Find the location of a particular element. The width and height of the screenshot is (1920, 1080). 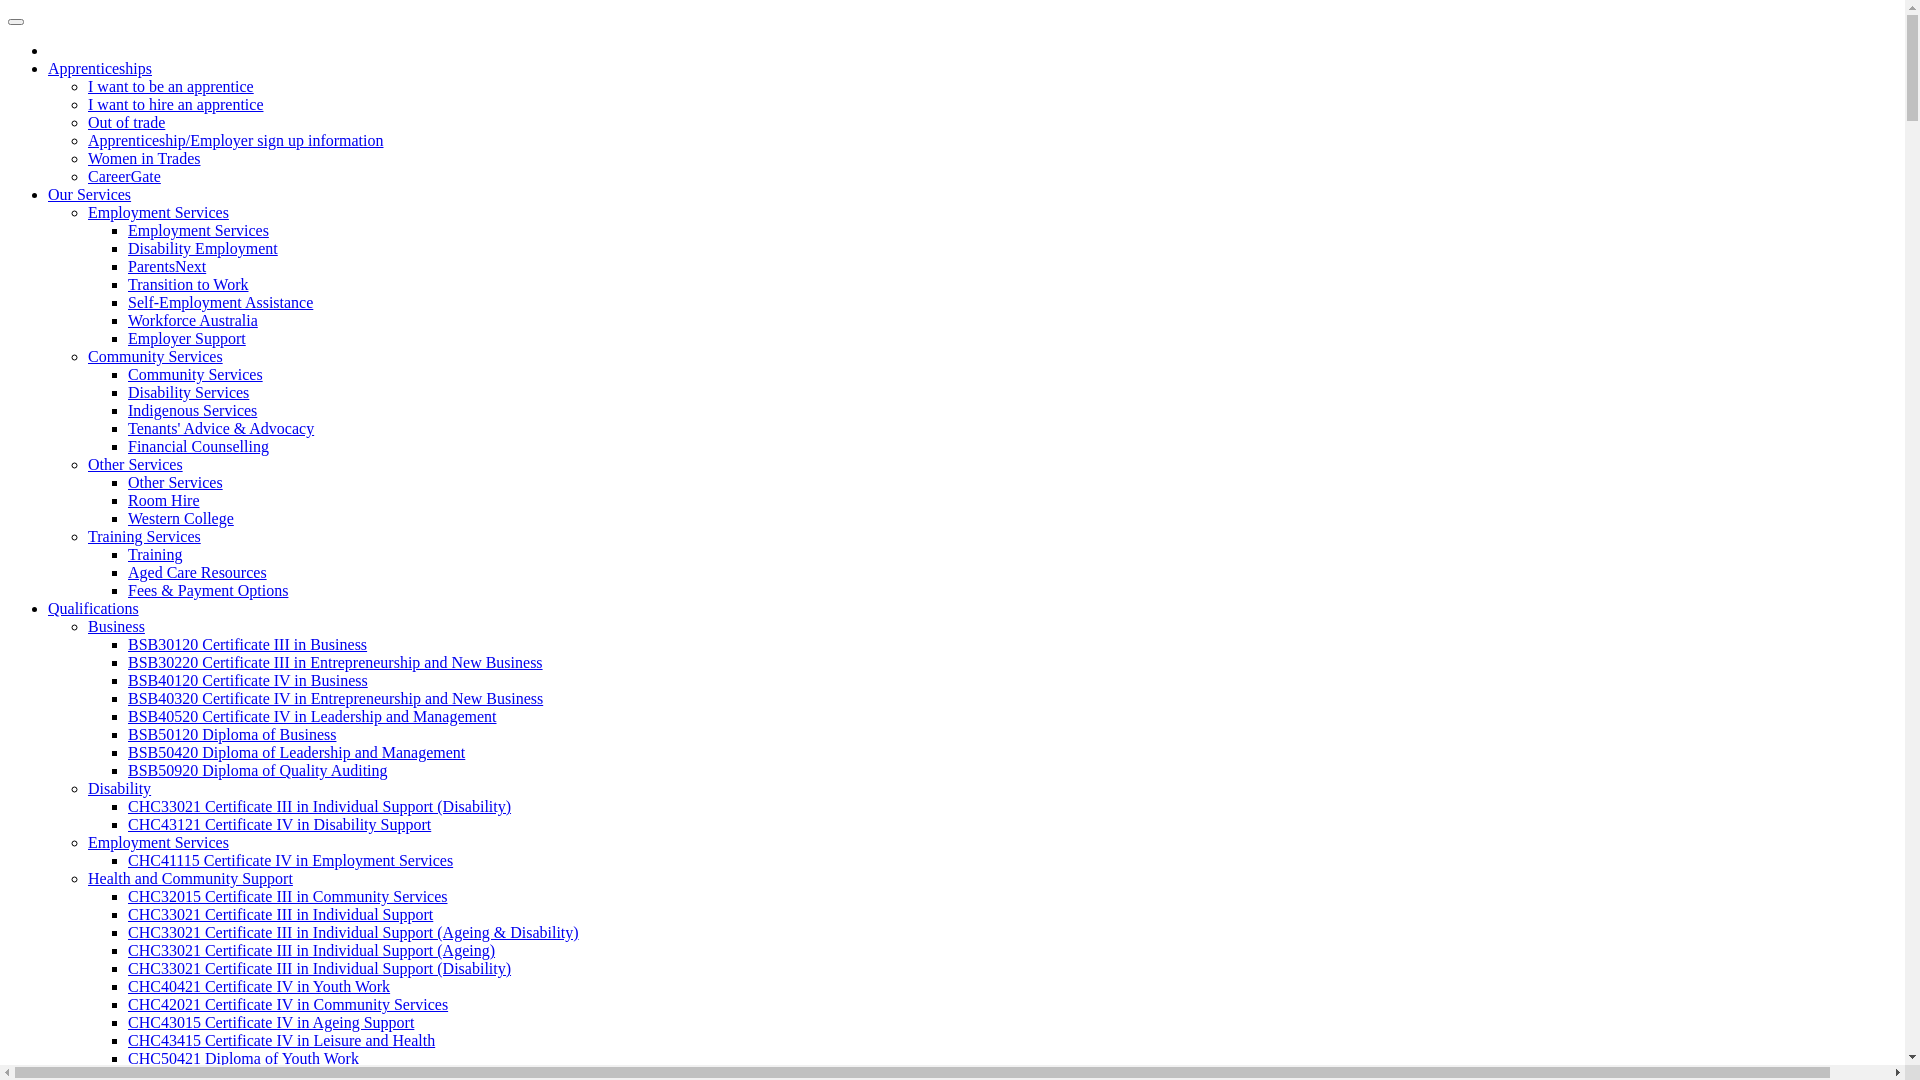

'Disability' is located at coordinates (118, 787).